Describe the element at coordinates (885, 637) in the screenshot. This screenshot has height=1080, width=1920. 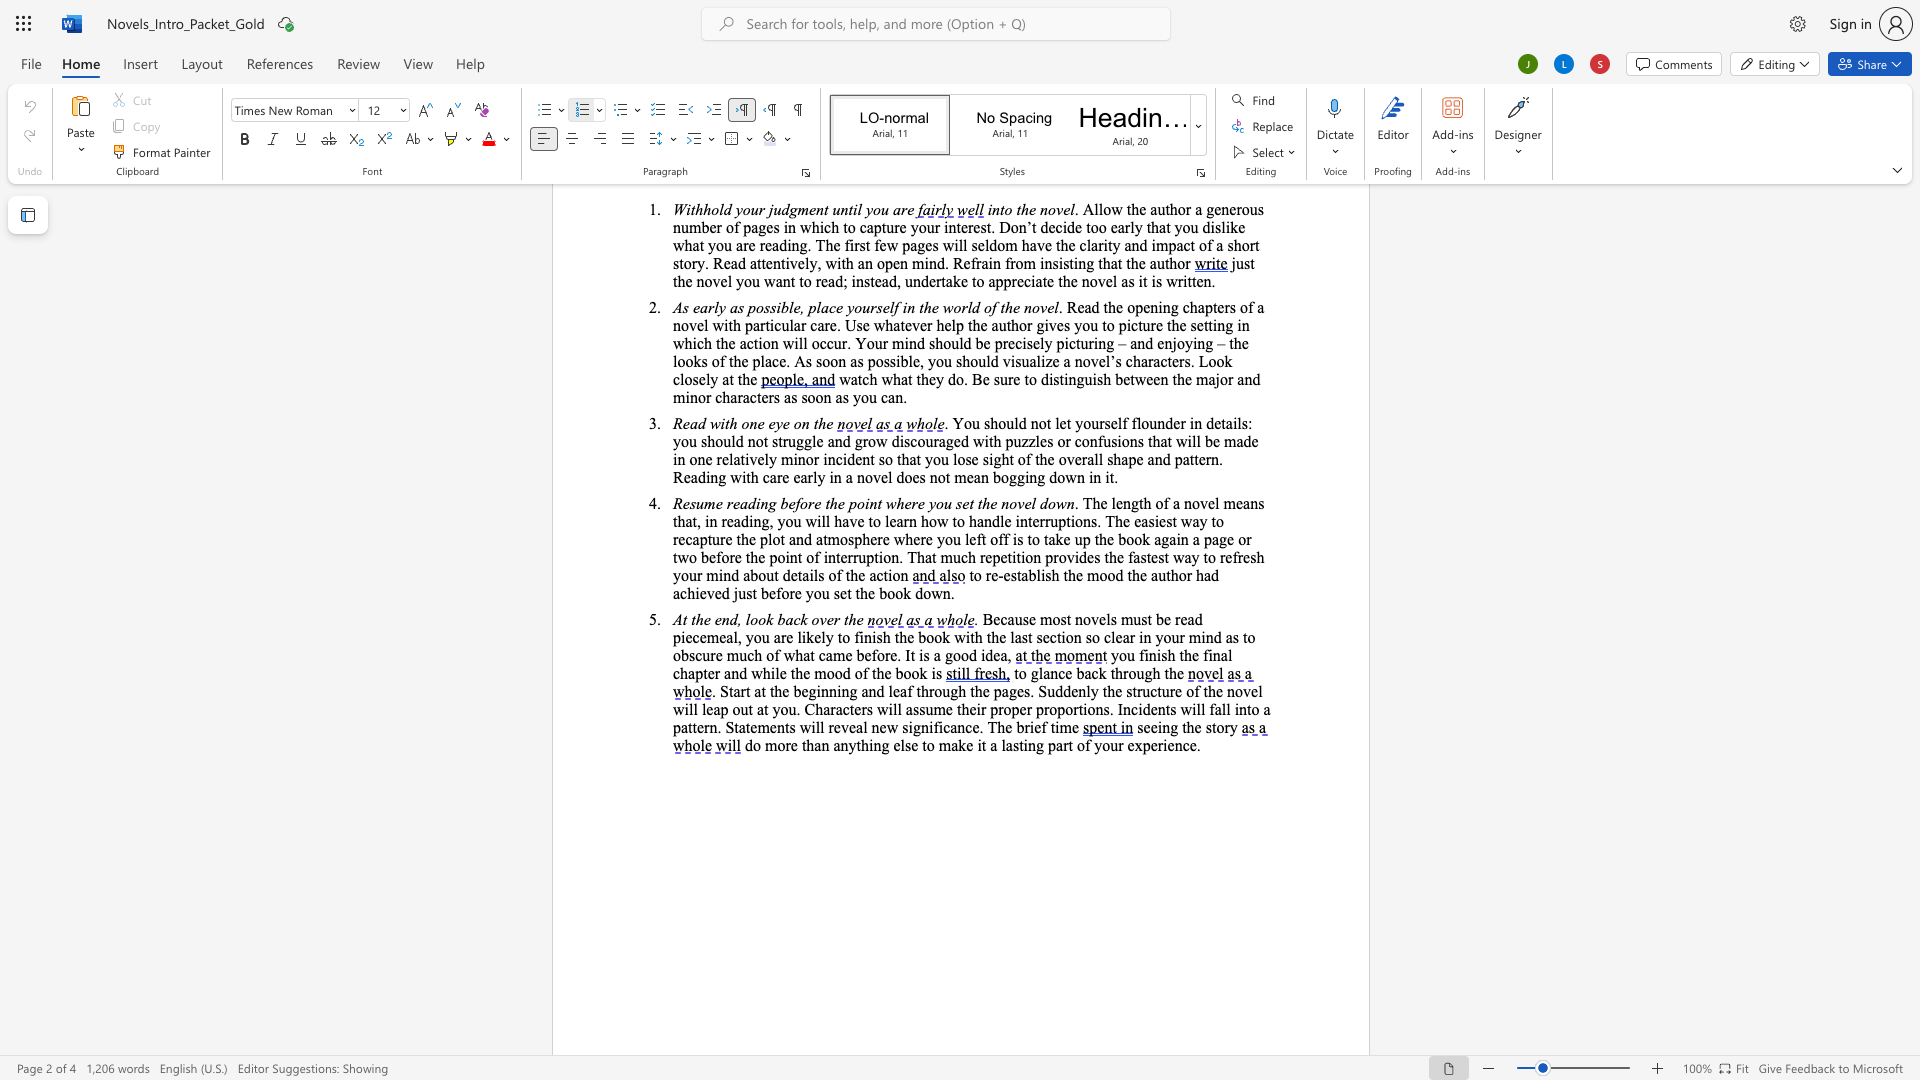
I see `the 1th character "h" in the text` at that location.